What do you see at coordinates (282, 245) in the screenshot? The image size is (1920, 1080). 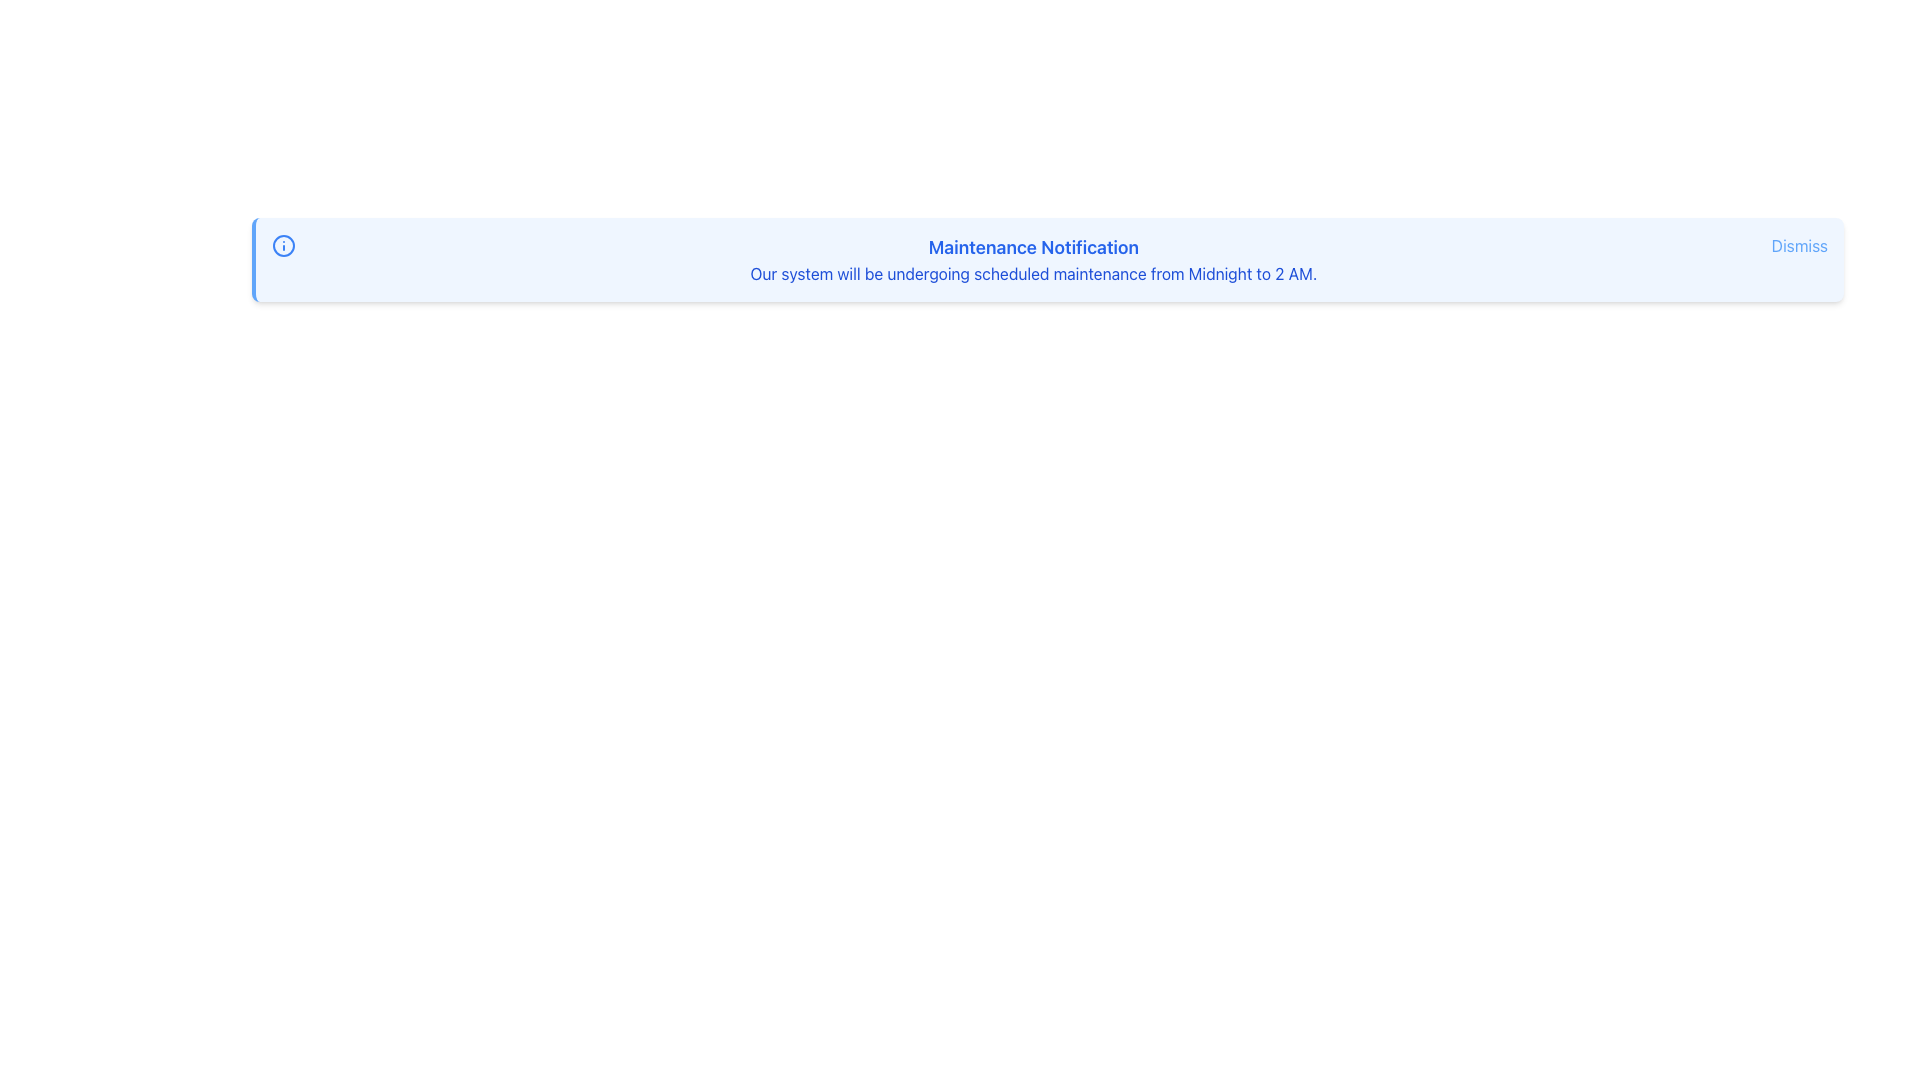 I see `the empty circular shape located inside the blue-bordered informational icon on the left side of the light blue notification bar` at bounding box center [282, 245].